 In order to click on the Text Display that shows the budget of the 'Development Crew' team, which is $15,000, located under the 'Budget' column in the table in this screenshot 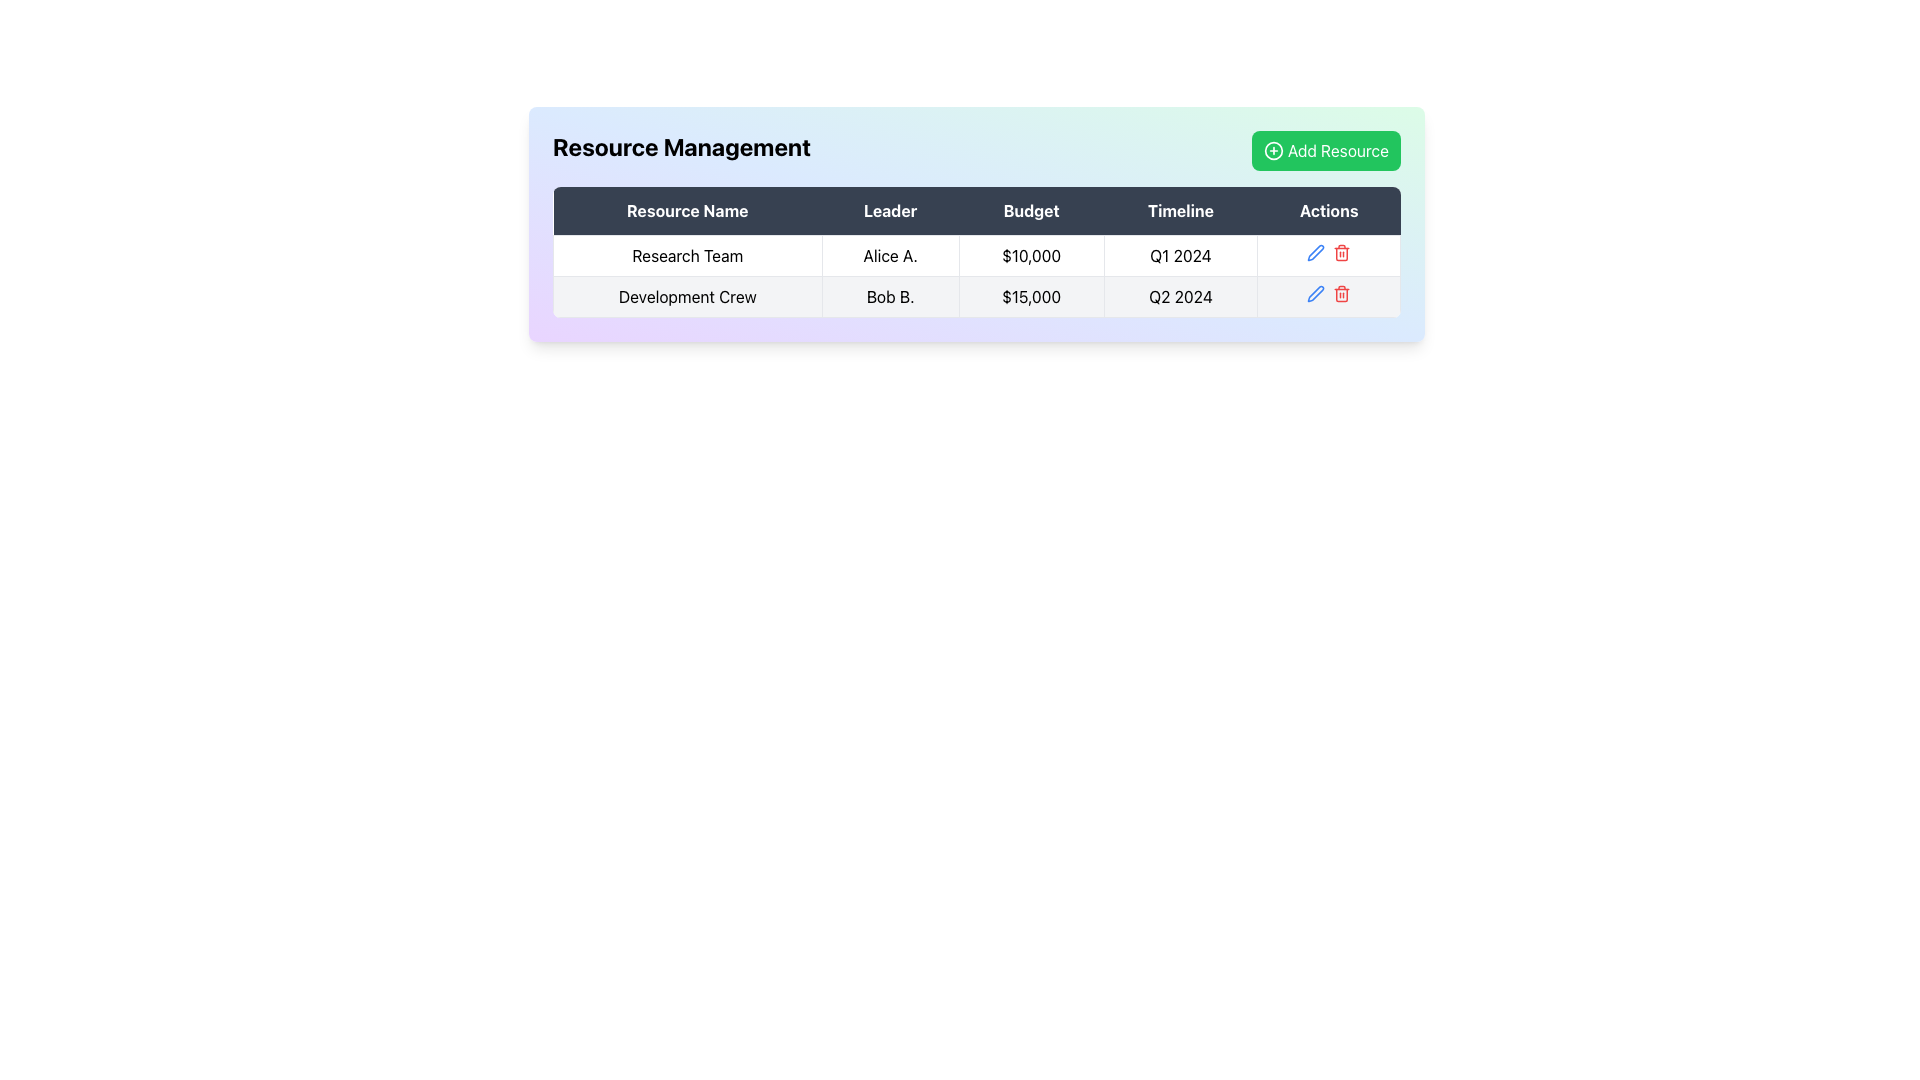, I will do `click(1031, 297)`.